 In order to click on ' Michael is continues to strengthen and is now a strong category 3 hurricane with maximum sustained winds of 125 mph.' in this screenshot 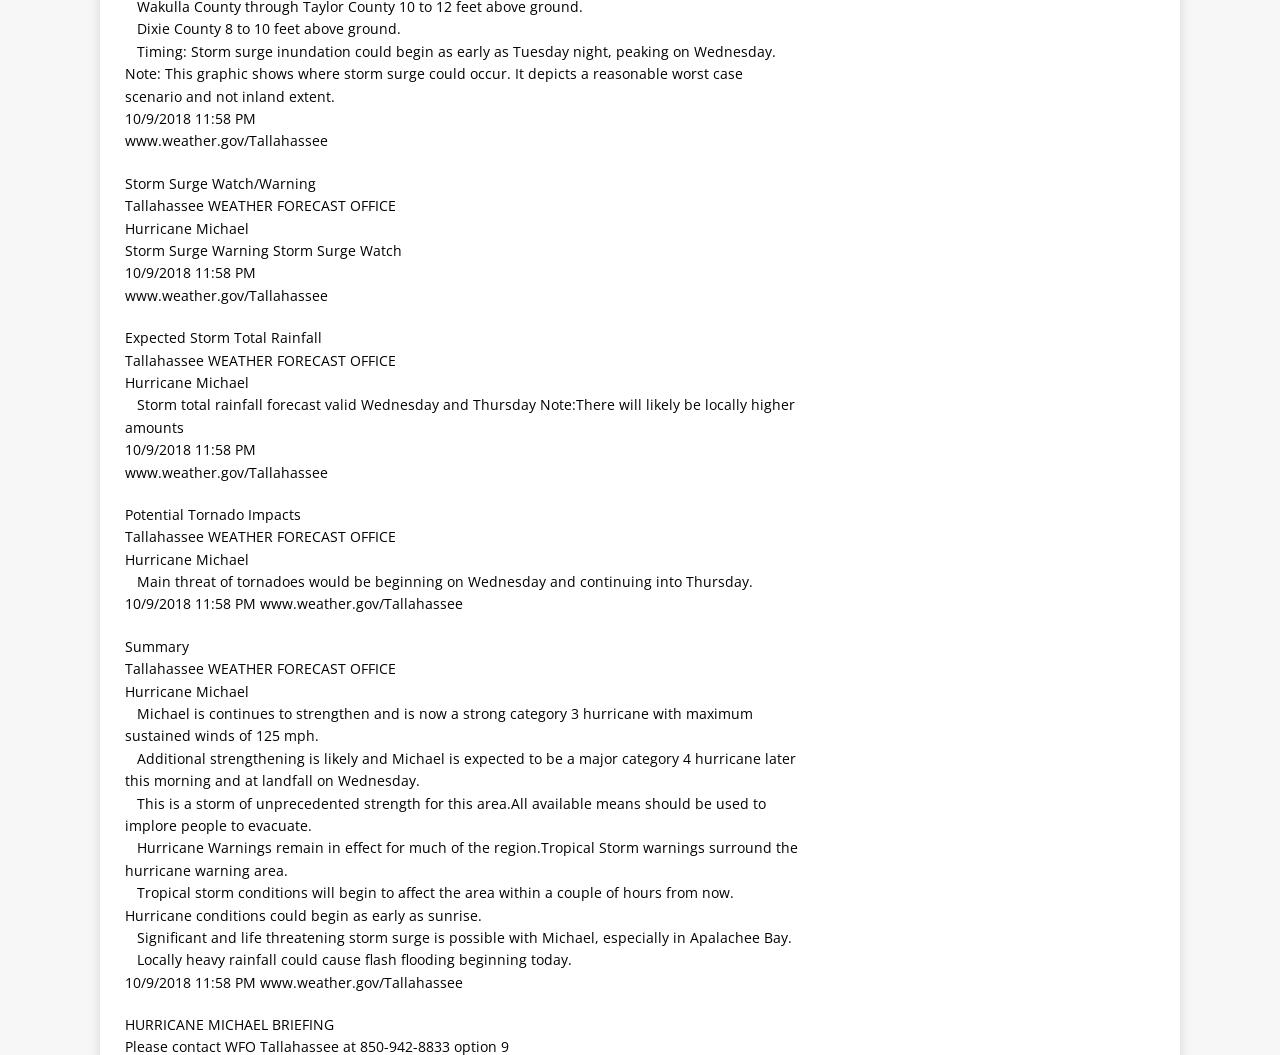, I will do `click(438, 724)`.